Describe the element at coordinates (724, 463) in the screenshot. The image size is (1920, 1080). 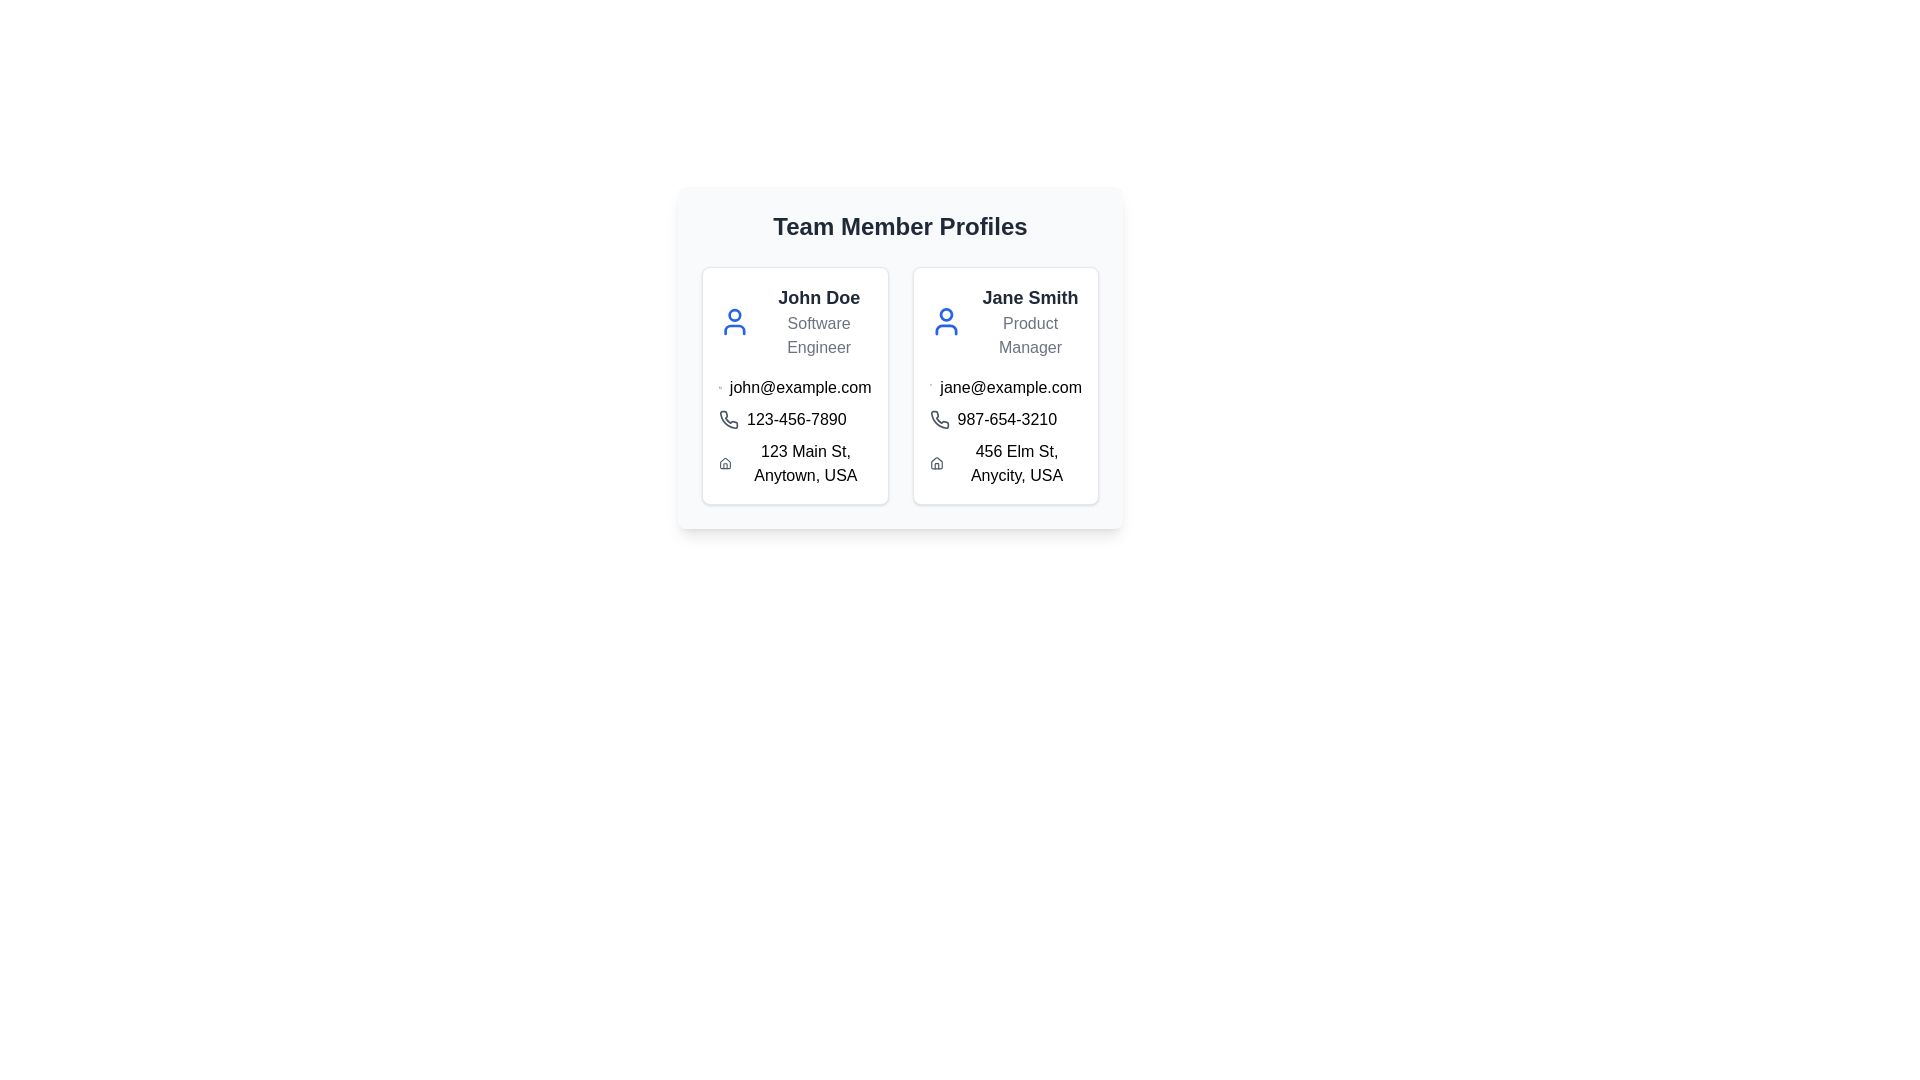
I see `the home address icon located to the left of the text '123 Main St, Anytown, USA' in the user's profile card` at that location.